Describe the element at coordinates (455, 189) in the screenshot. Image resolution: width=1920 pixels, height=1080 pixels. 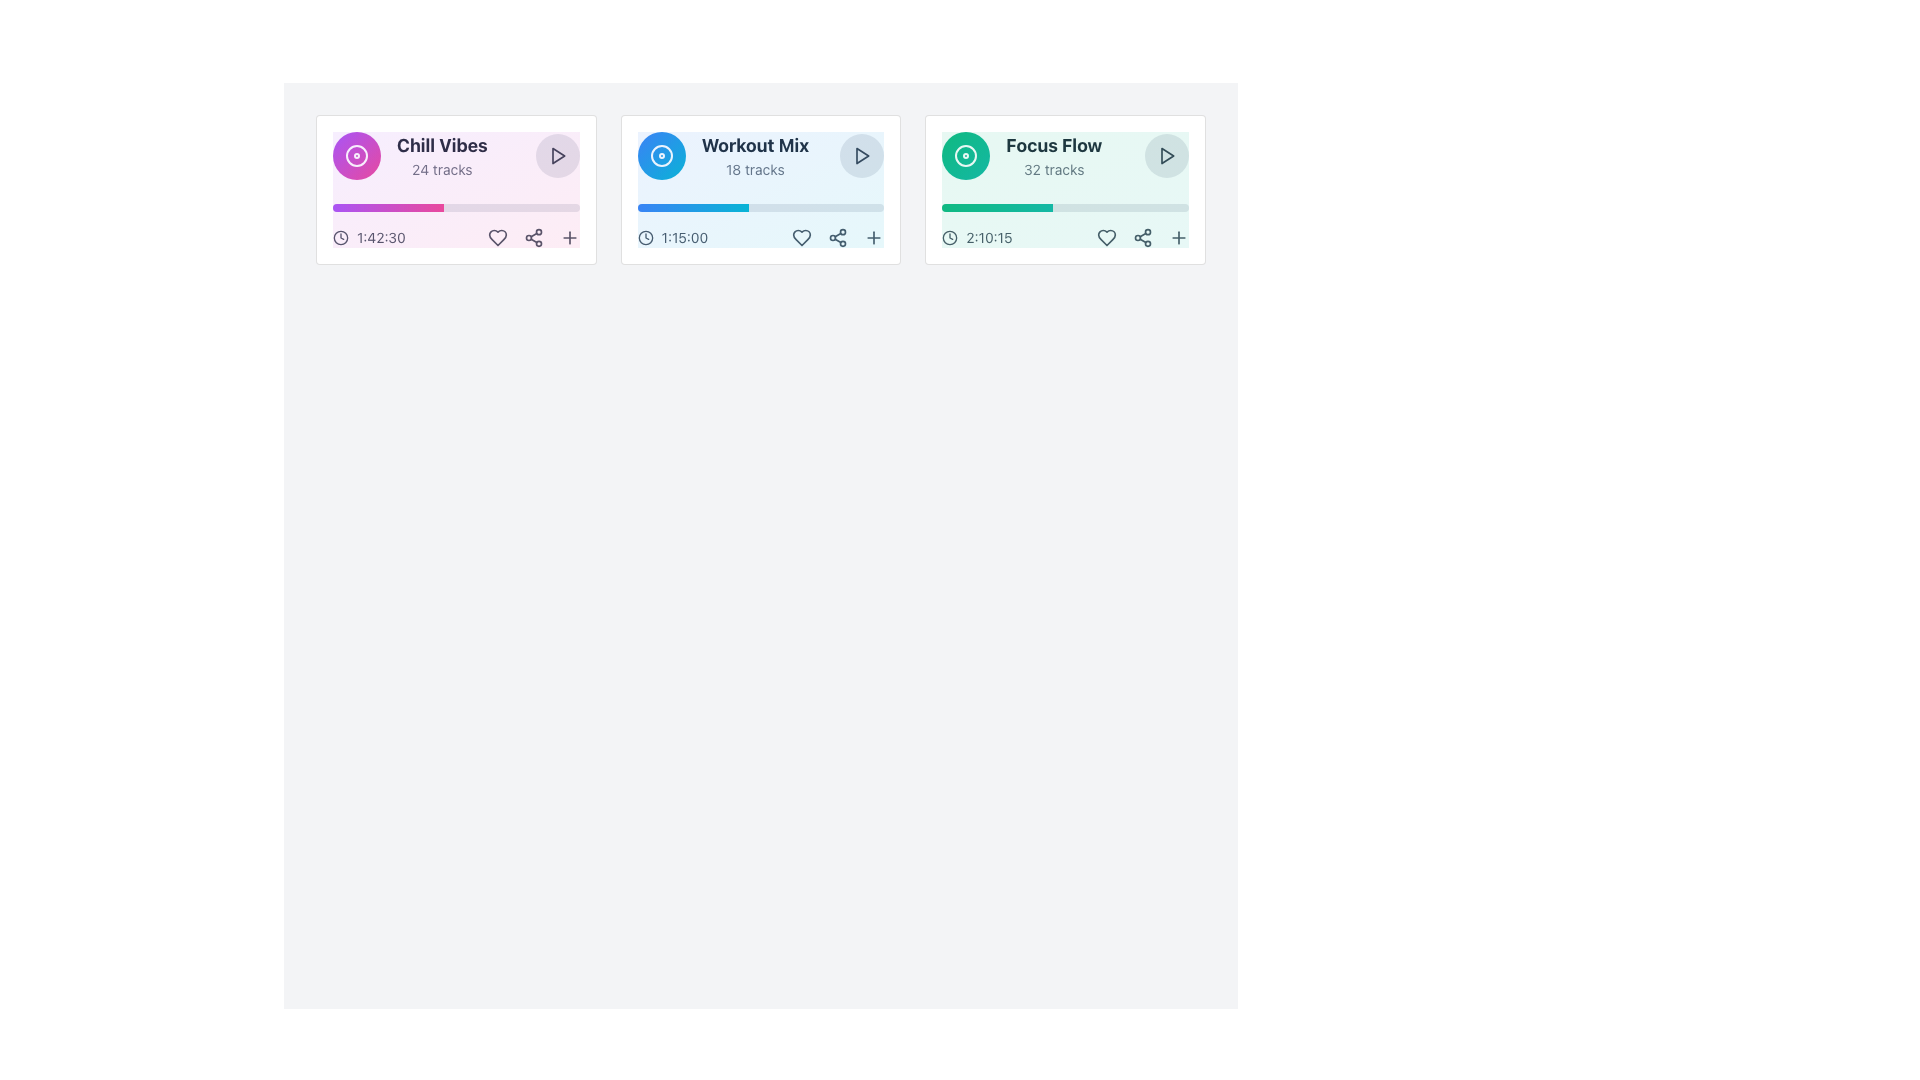
I see `the leftmost playlist card in the horizontal series to interact with its controls and details` at that location.